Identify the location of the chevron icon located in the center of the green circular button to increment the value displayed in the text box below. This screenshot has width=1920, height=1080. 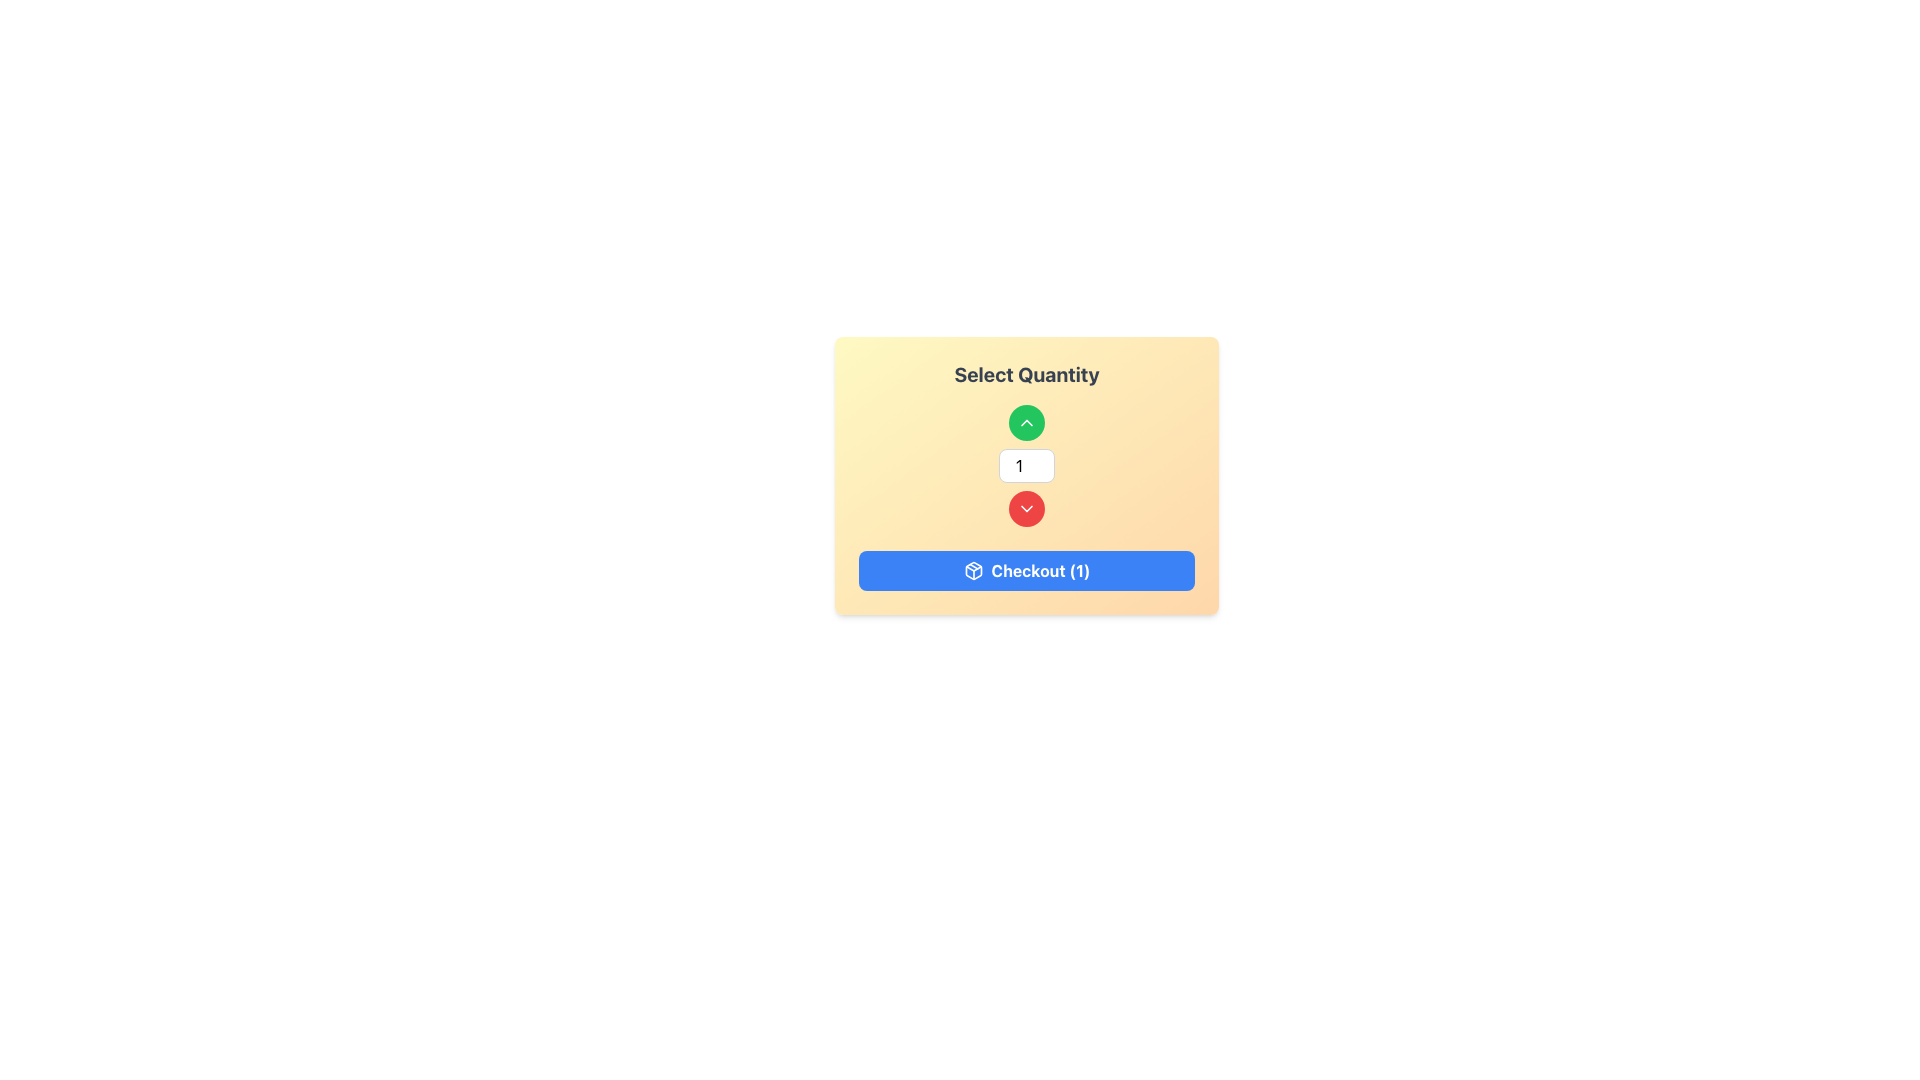
(1027, 422).